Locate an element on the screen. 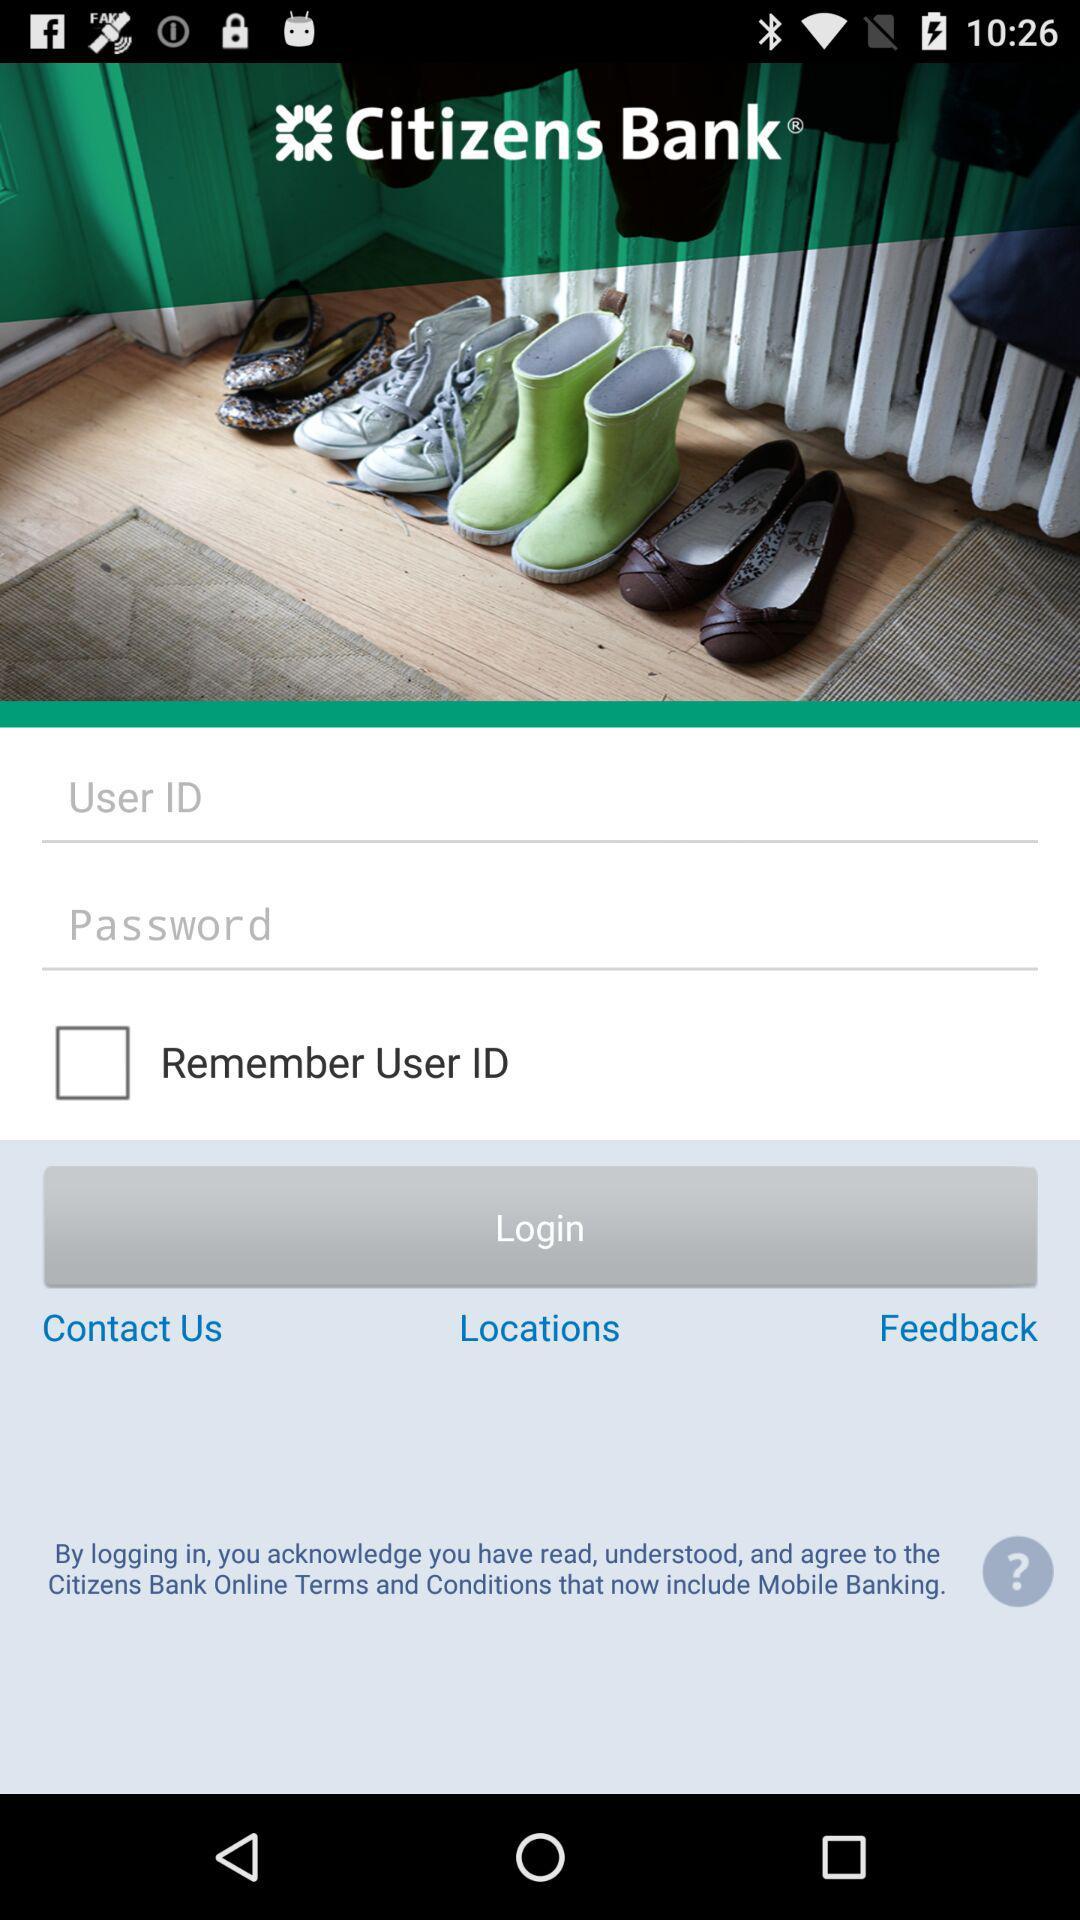  the item below feedback is located at coordinates (1017, 1570).